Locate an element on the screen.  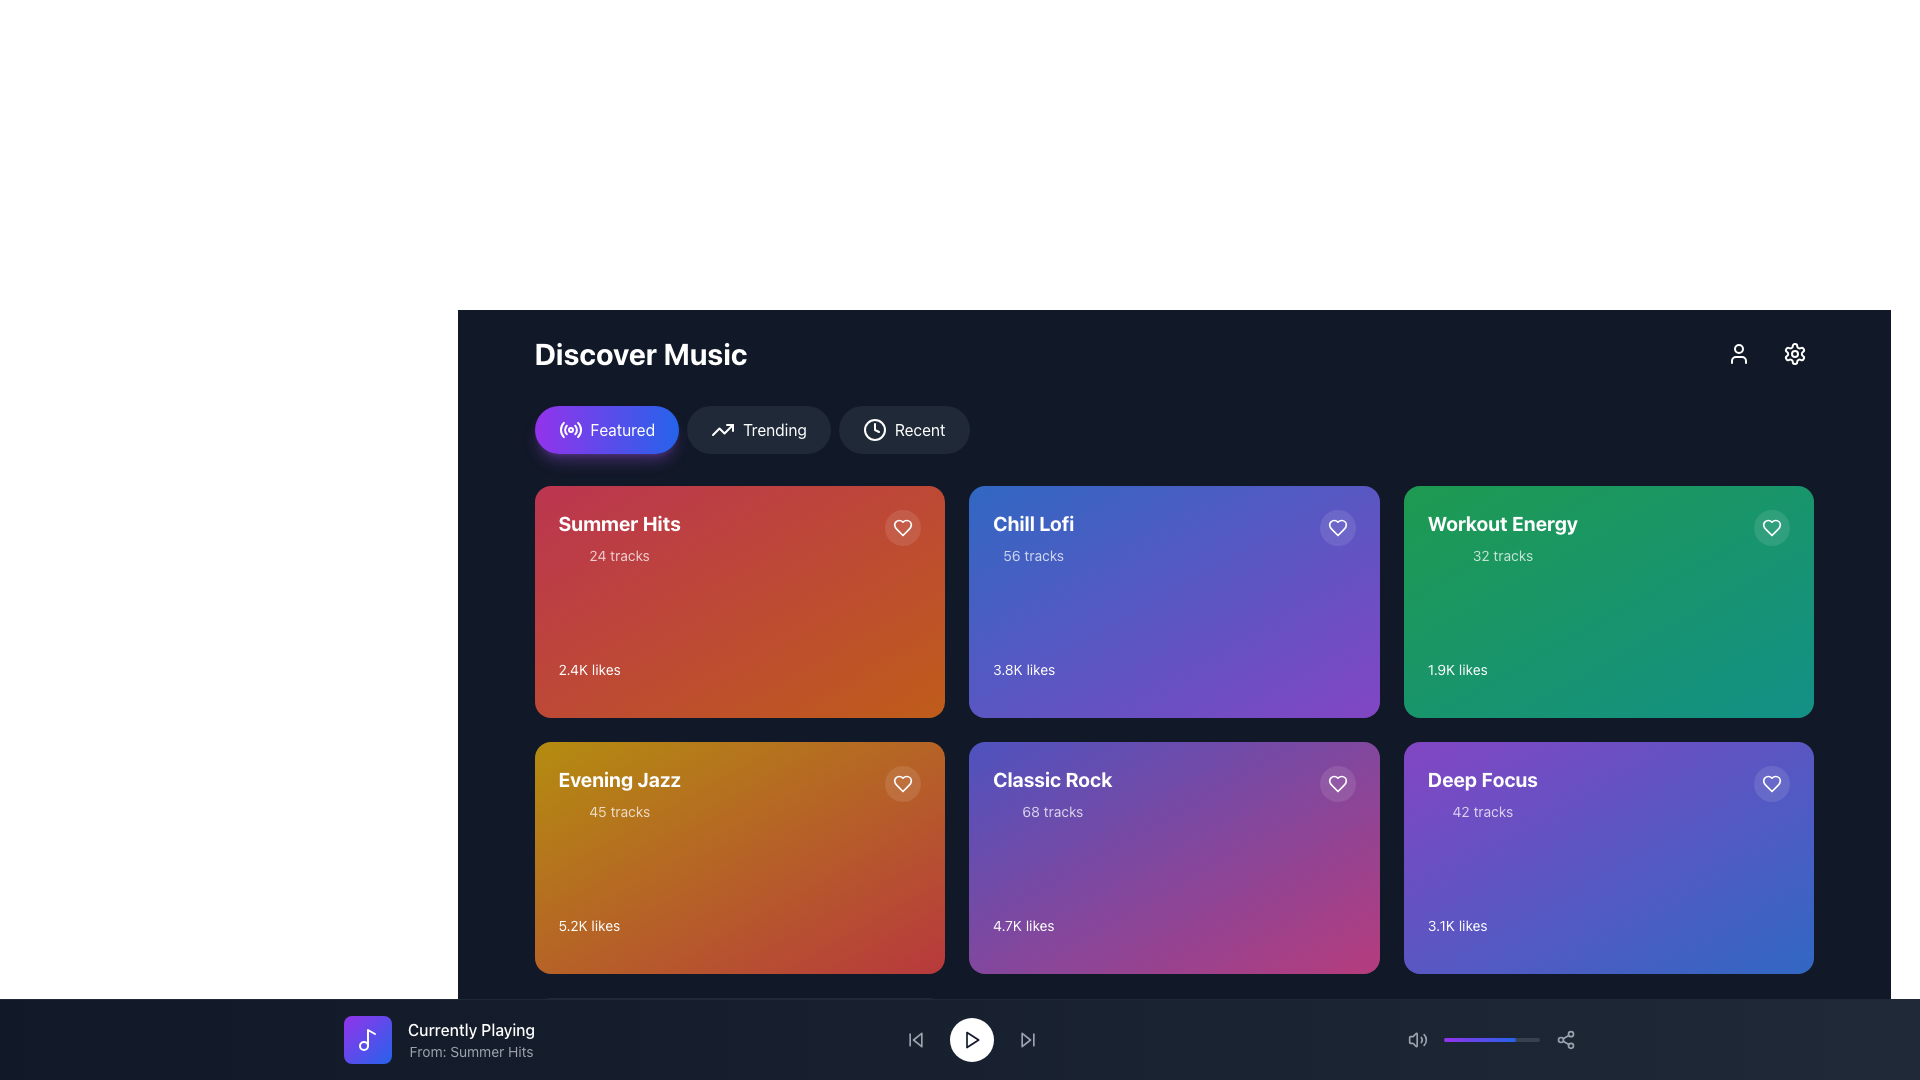
the 'Classic Rock' textual information display component is located at coordinates (1051, 793).